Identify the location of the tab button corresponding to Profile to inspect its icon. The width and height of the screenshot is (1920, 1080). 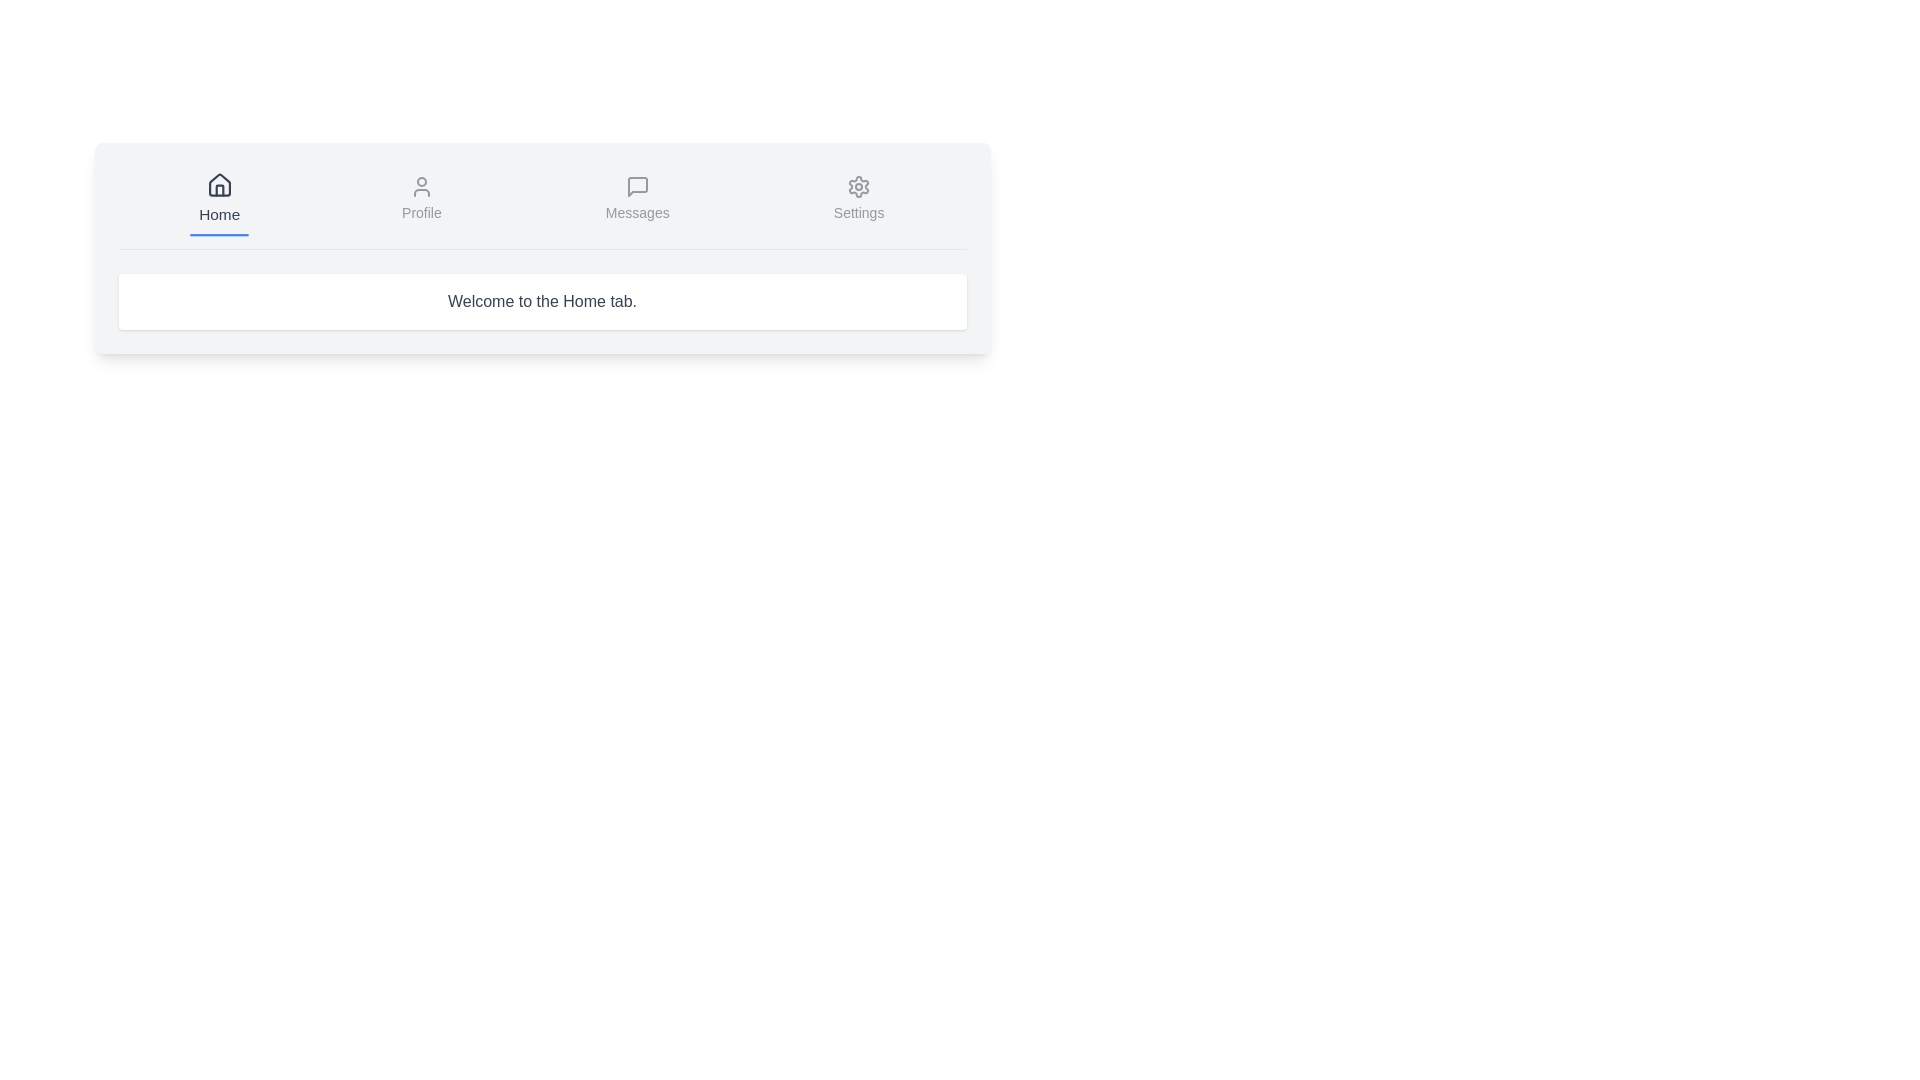
(420, 200).